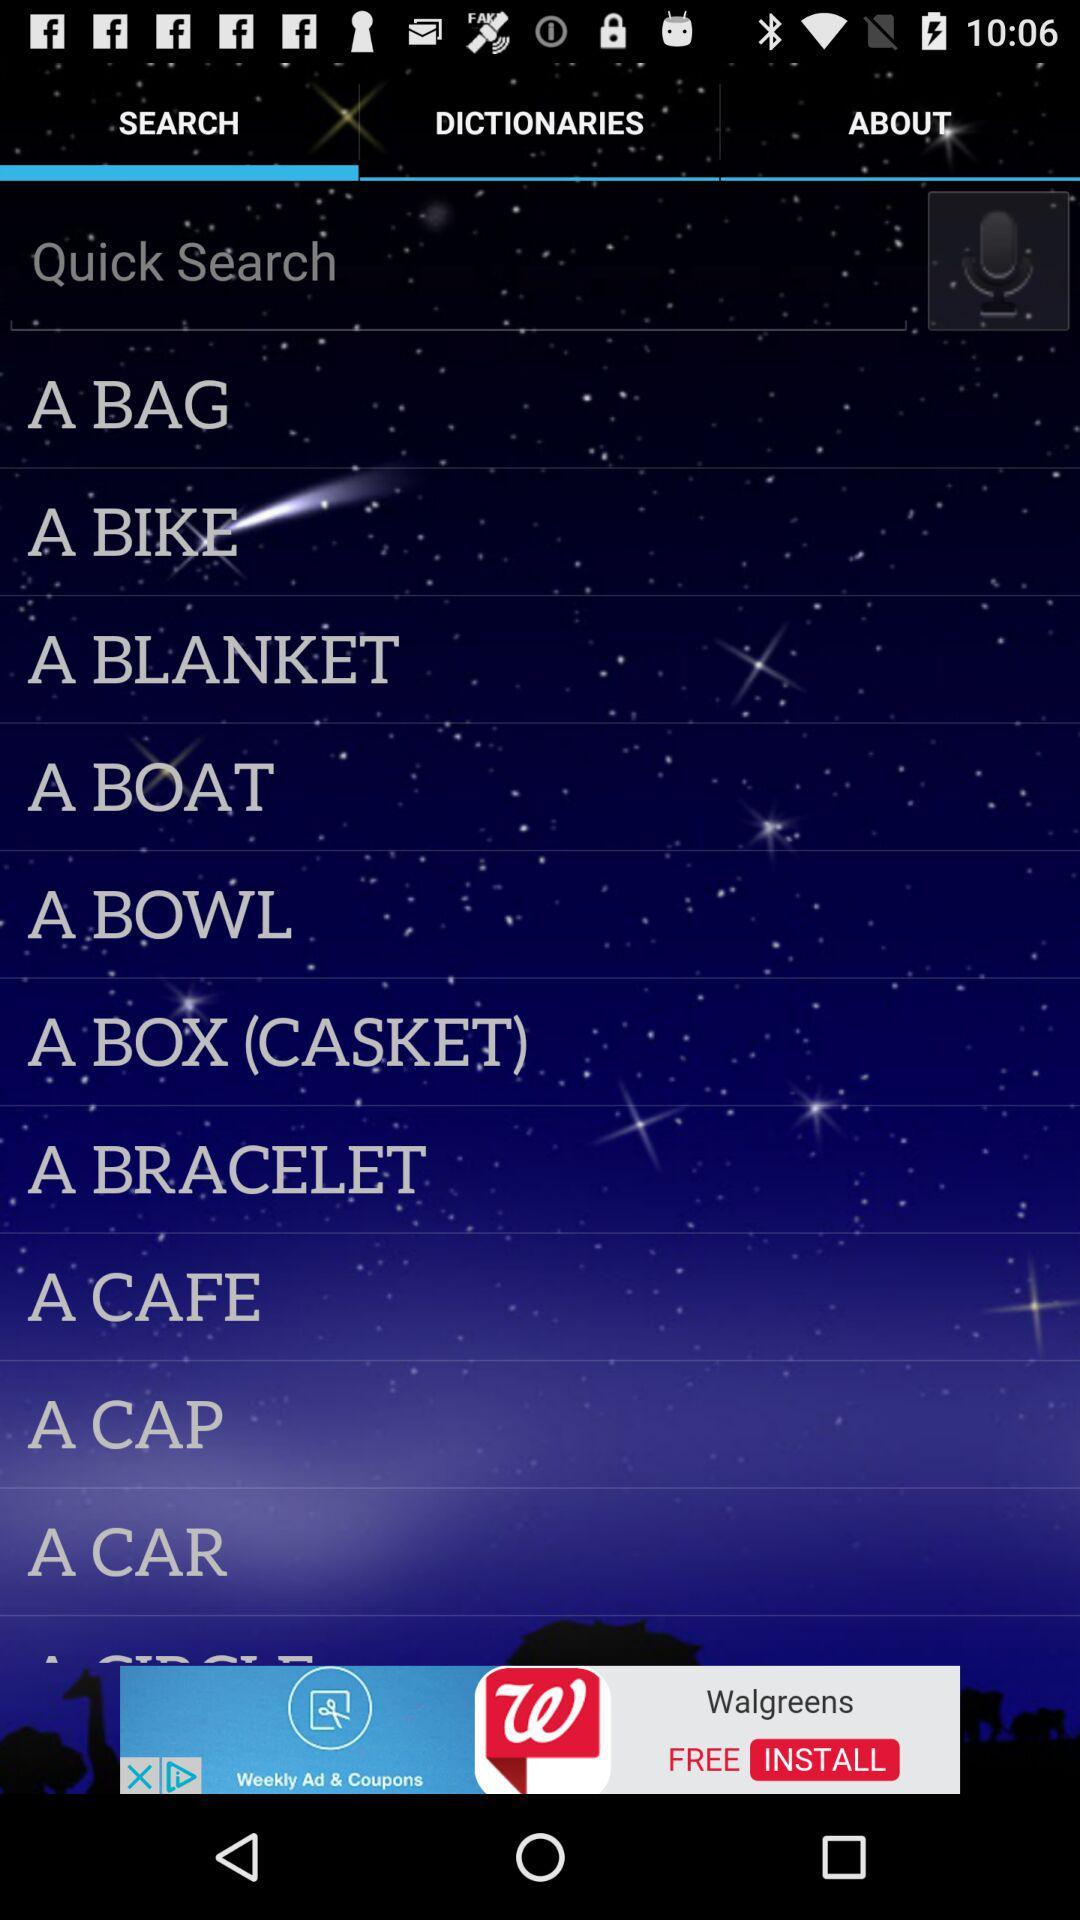  What do you see at coordinates (458, 259) in the screenshot?
I see `write what to search` at bounding box center [458, 259].